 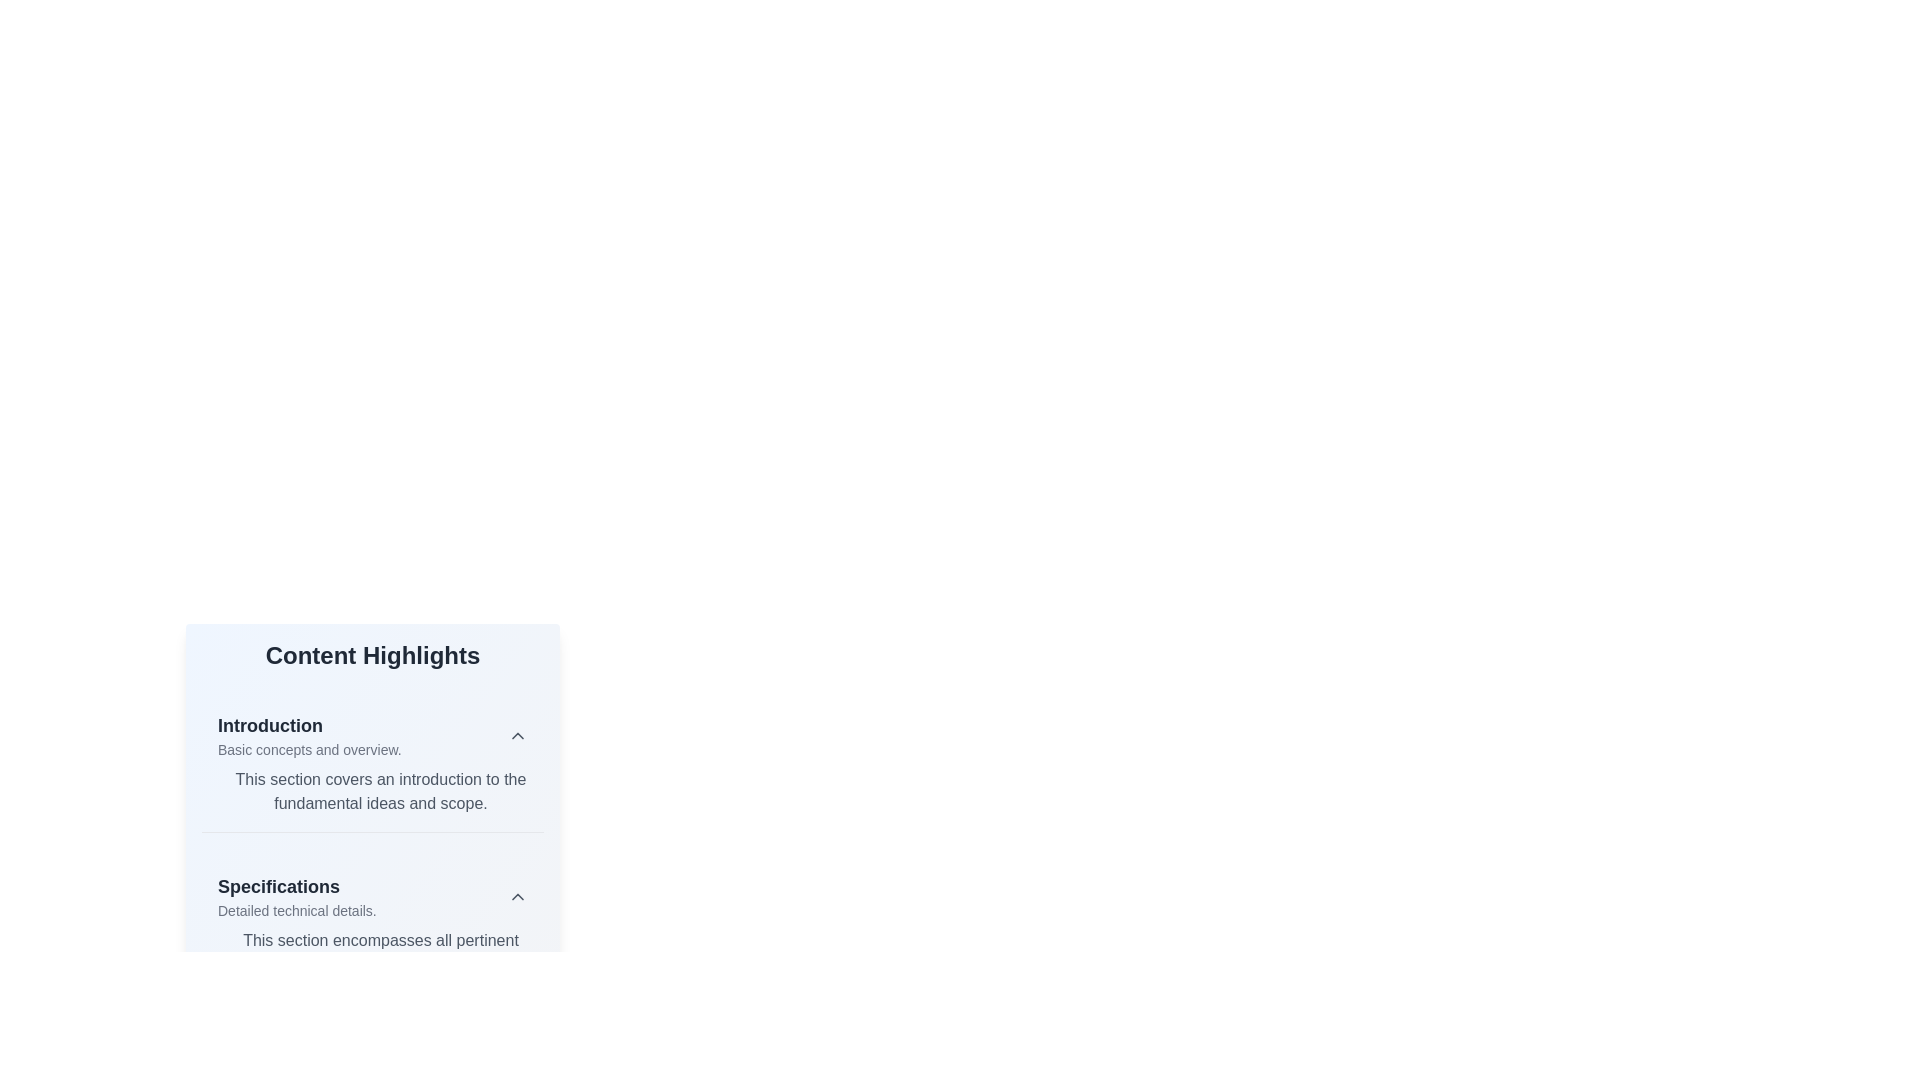 What do you see at coordinates (308, 749) in the screenshot?
I see `the static text label that provides a descriptive summary for the 'Introduction' section, located as the second line of text below the main heading` at bounding box center [308, 749].